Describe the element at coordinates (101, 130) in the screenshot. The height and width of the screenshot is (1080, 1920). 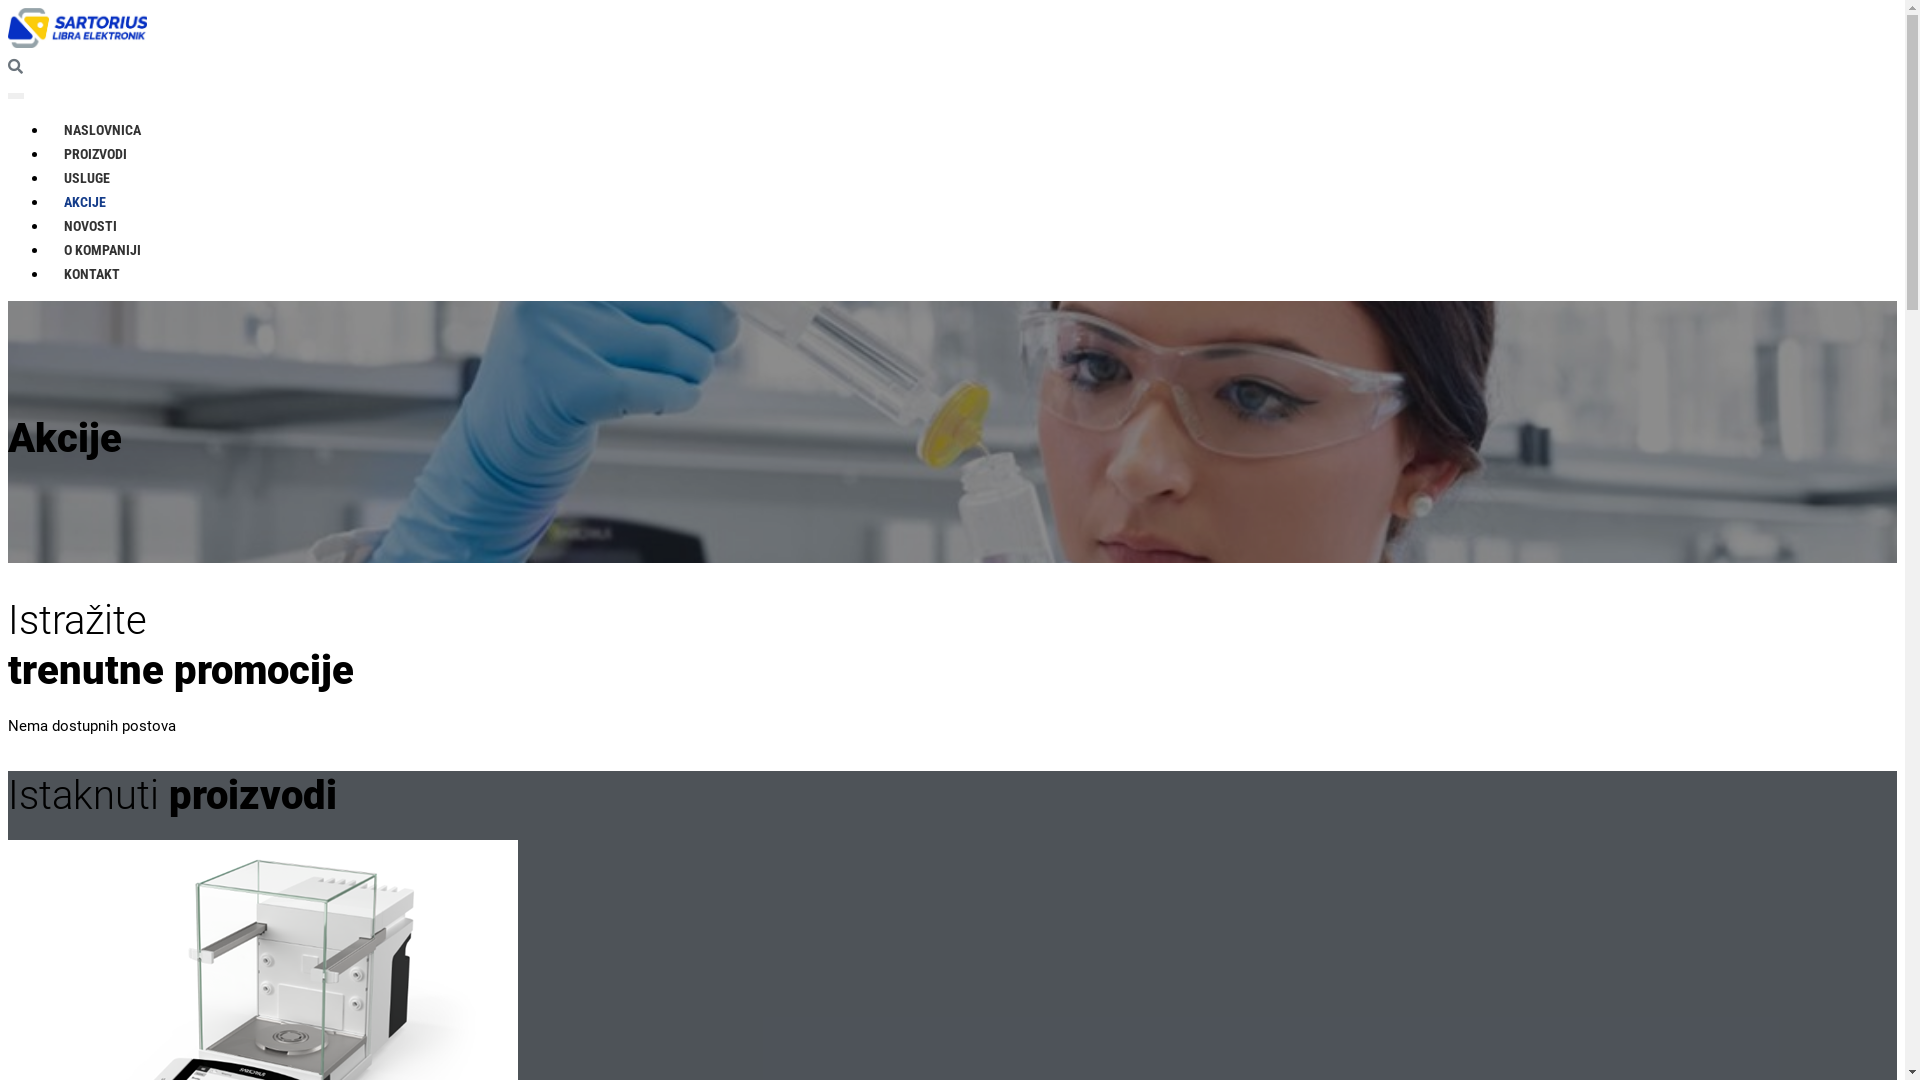
I see `'NASLOVNICA'` at that location.